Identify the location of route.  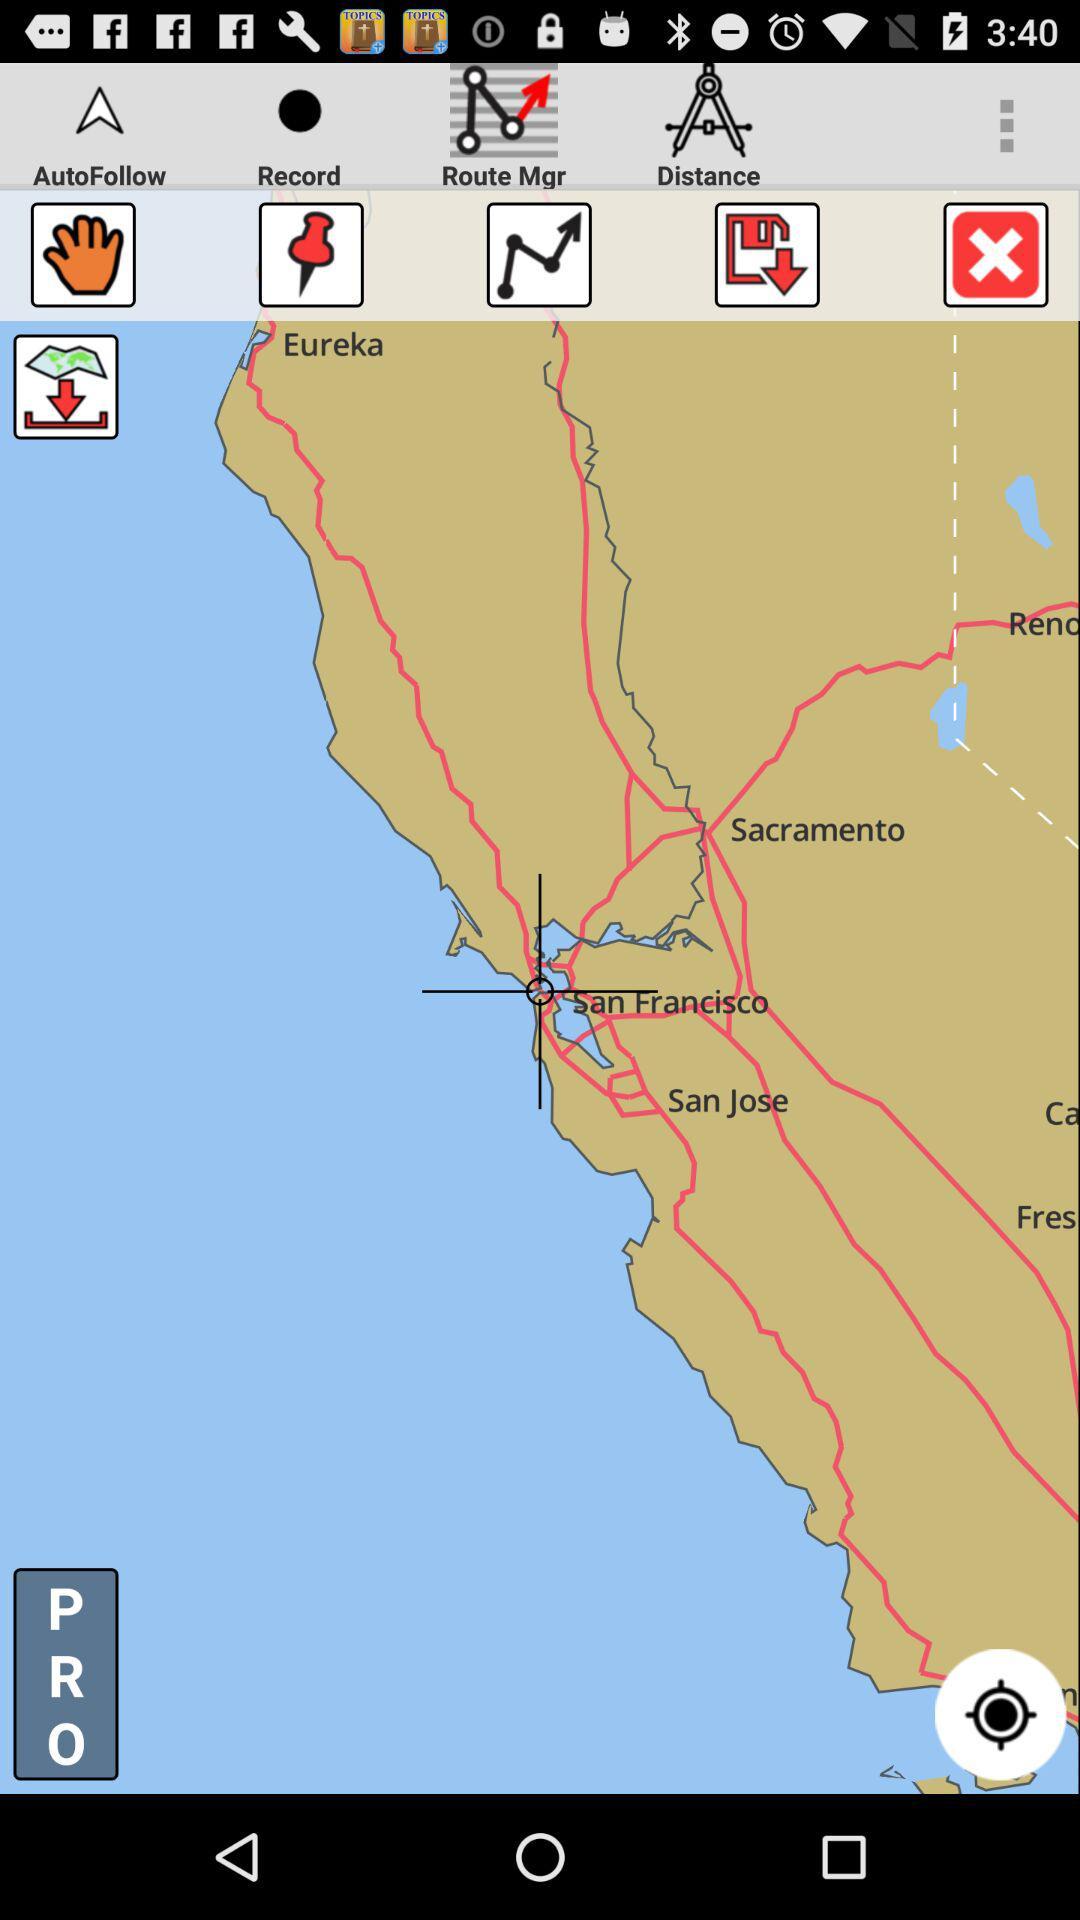
(538, 253).